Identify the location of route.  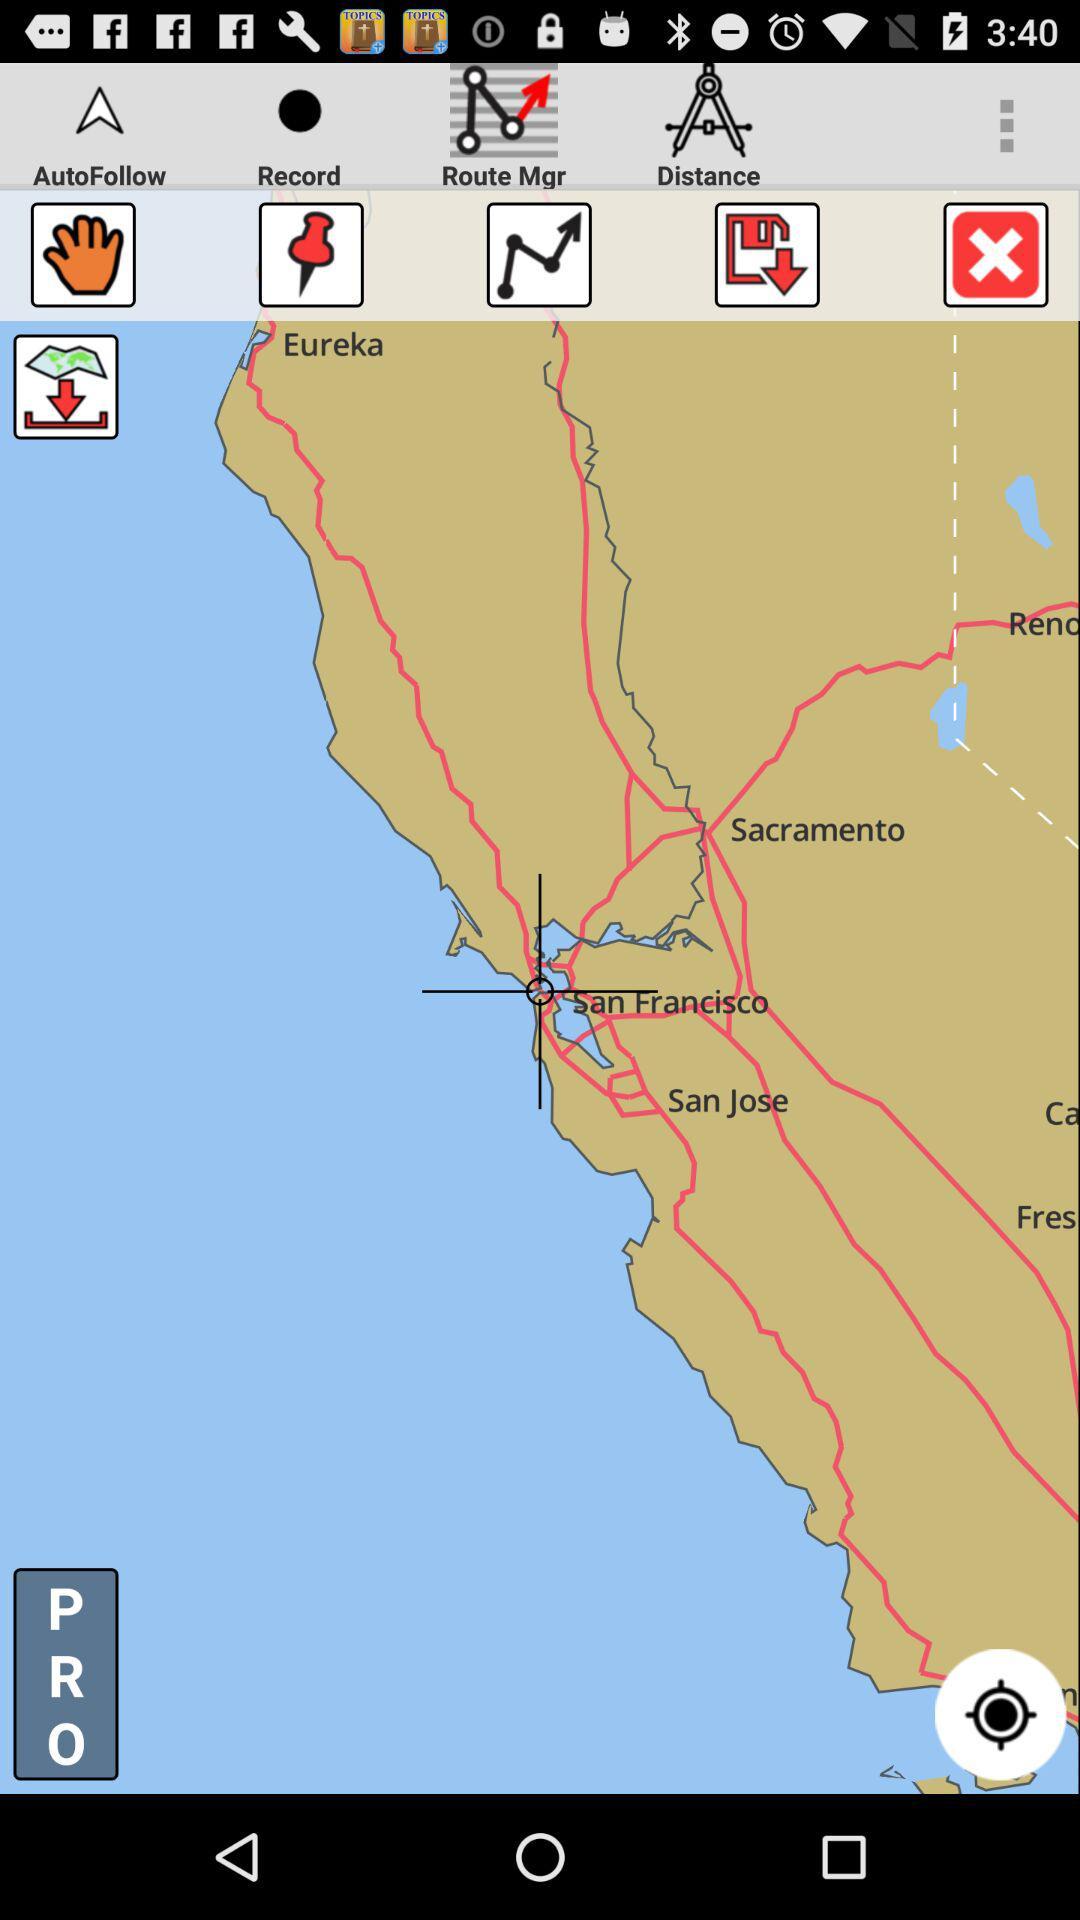
(538, 253).